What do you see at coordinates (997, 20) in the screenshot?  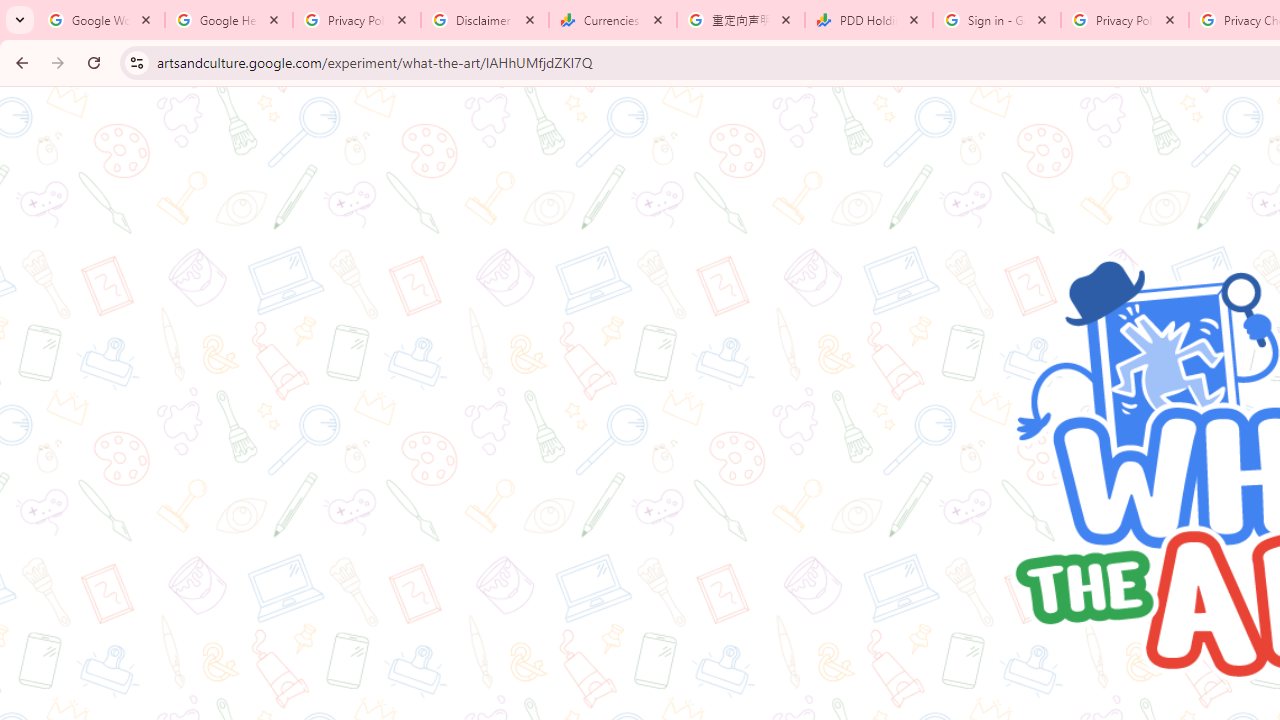 I see `'Sign in - Google Accounts'` at bounding box center [997, 20].